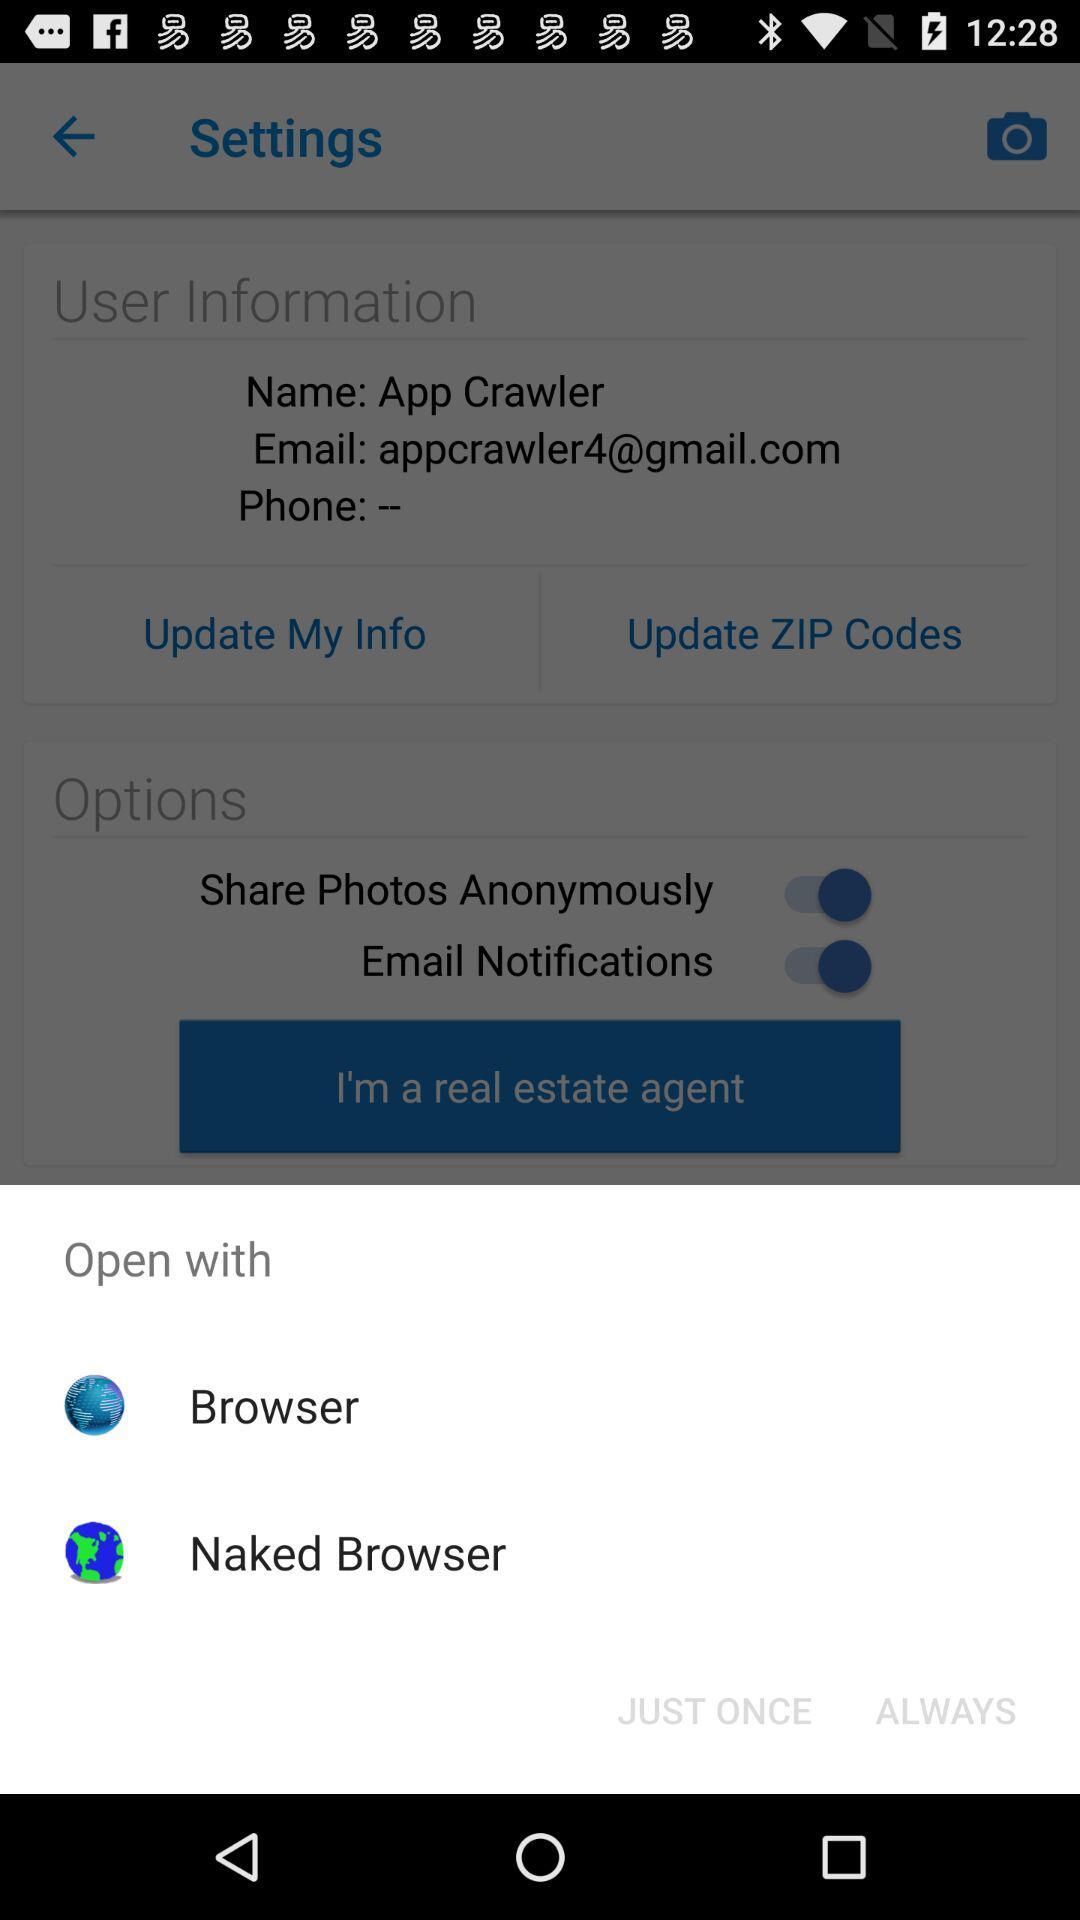 This screenshot has height=1920, width=1080. Describe the element at coordinates (346, 1551) in the screenshot. I see `the naked browser item` at that location.